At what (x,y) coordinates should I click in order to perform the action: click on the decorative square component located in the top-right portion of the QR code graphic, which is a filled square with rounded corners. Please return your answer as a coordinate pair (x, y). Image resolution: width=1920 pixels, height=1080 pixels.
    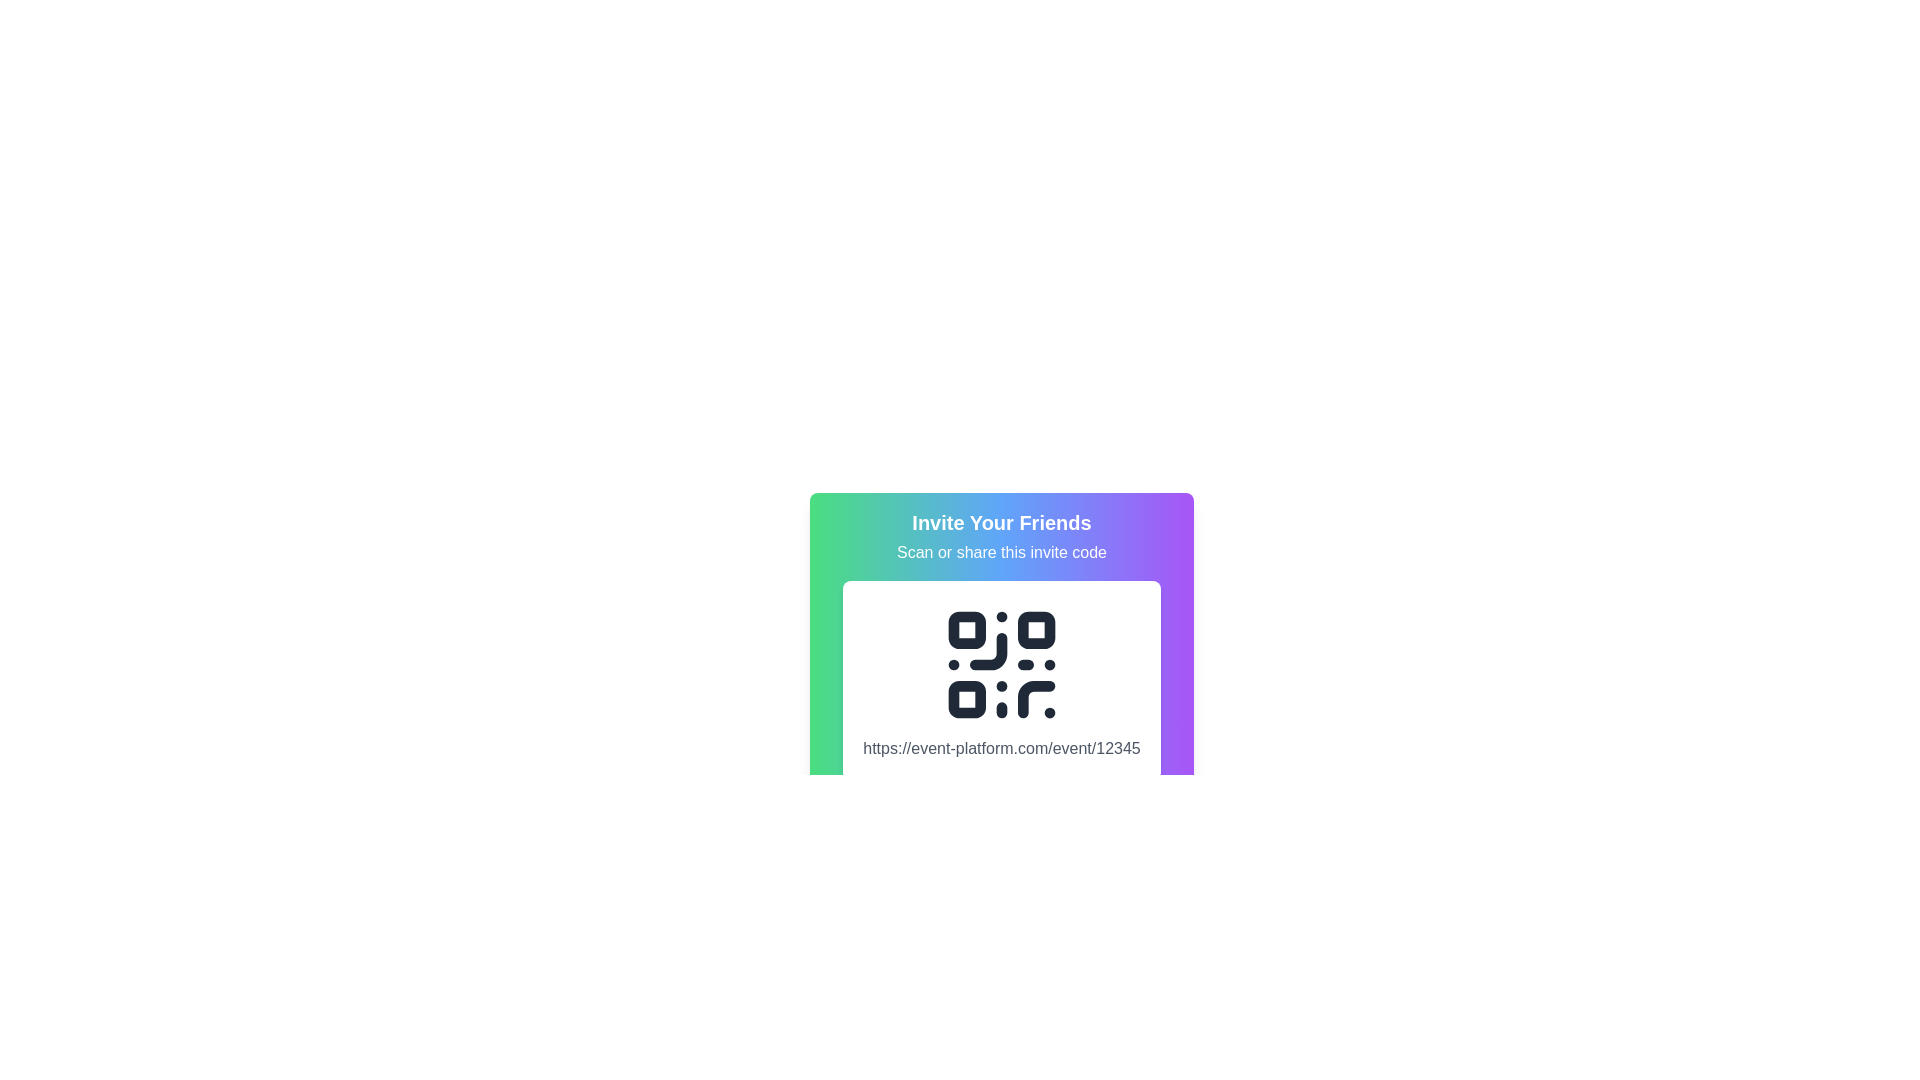
    Looking at the image, I should click on (1036, 630).